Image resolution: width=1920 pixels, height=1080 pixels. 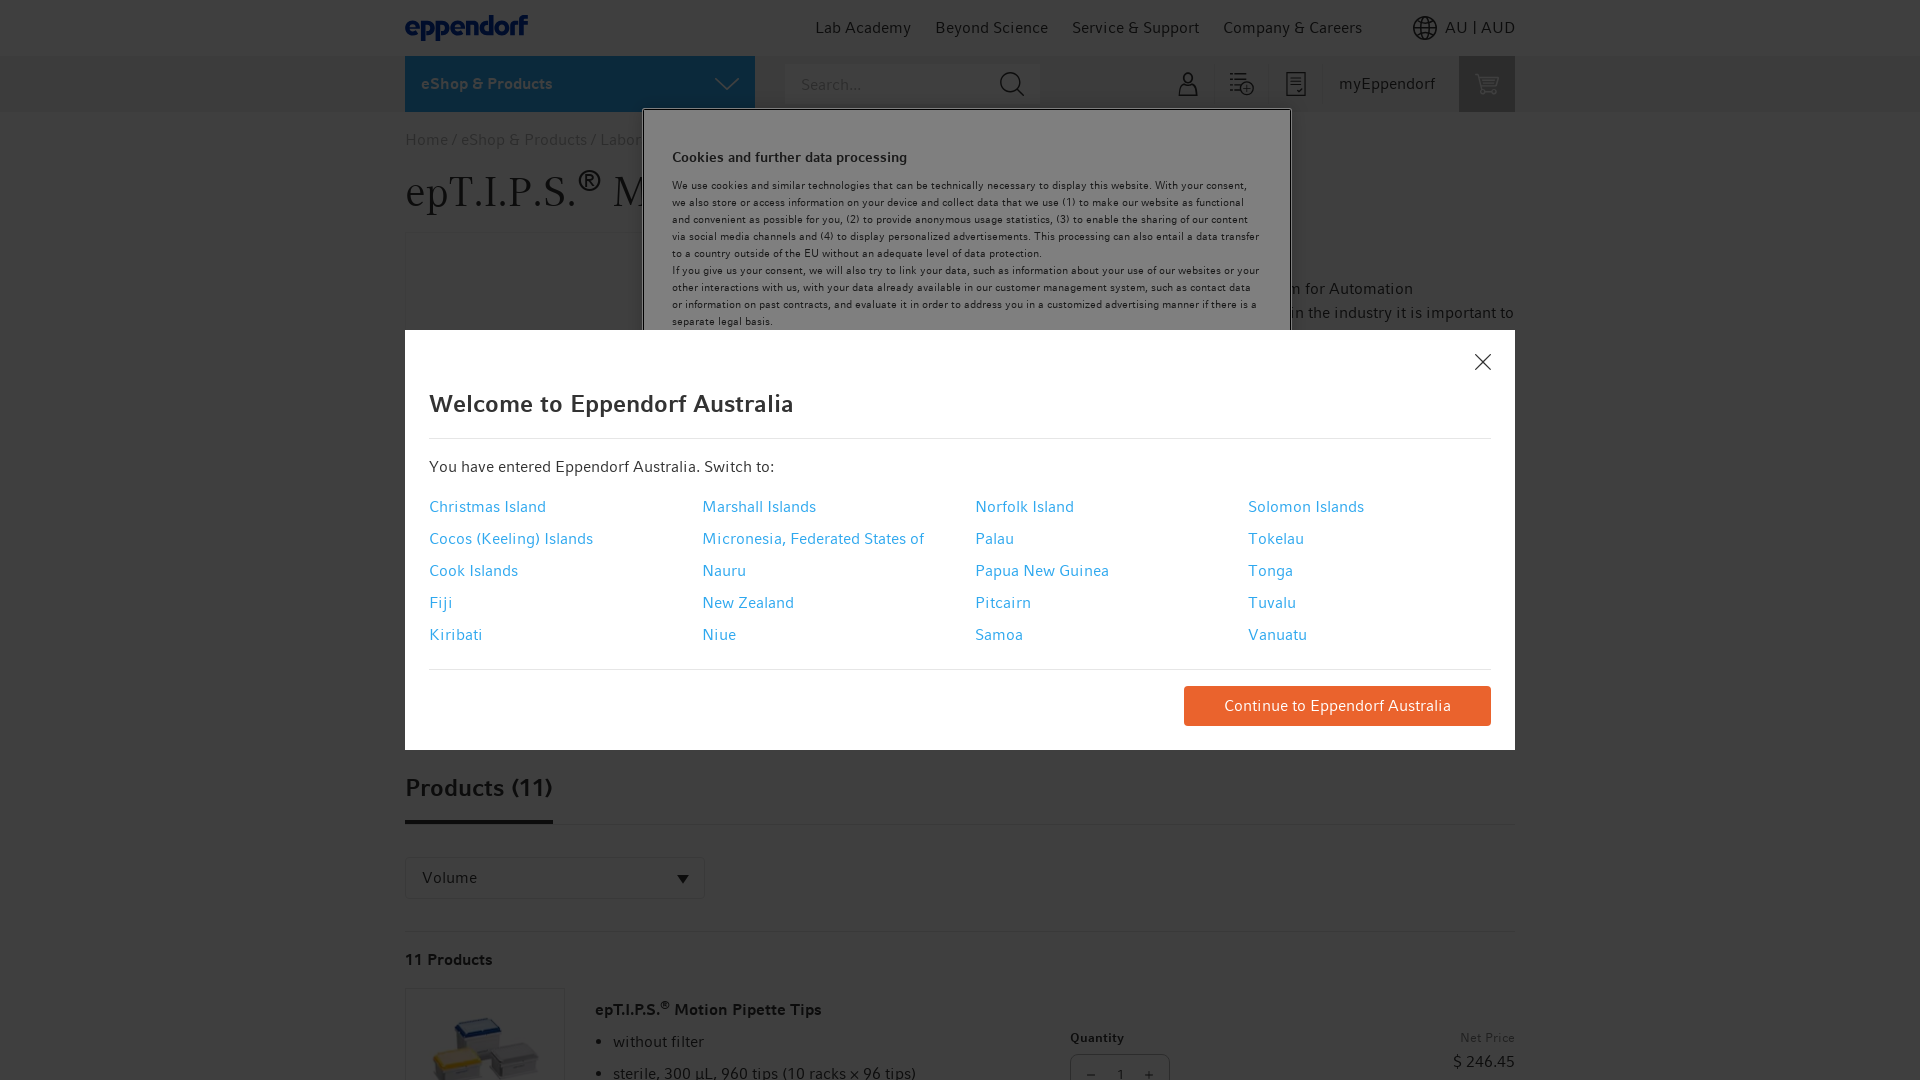 I want to click on 'Tokelau', so click(x=1275, y=538).